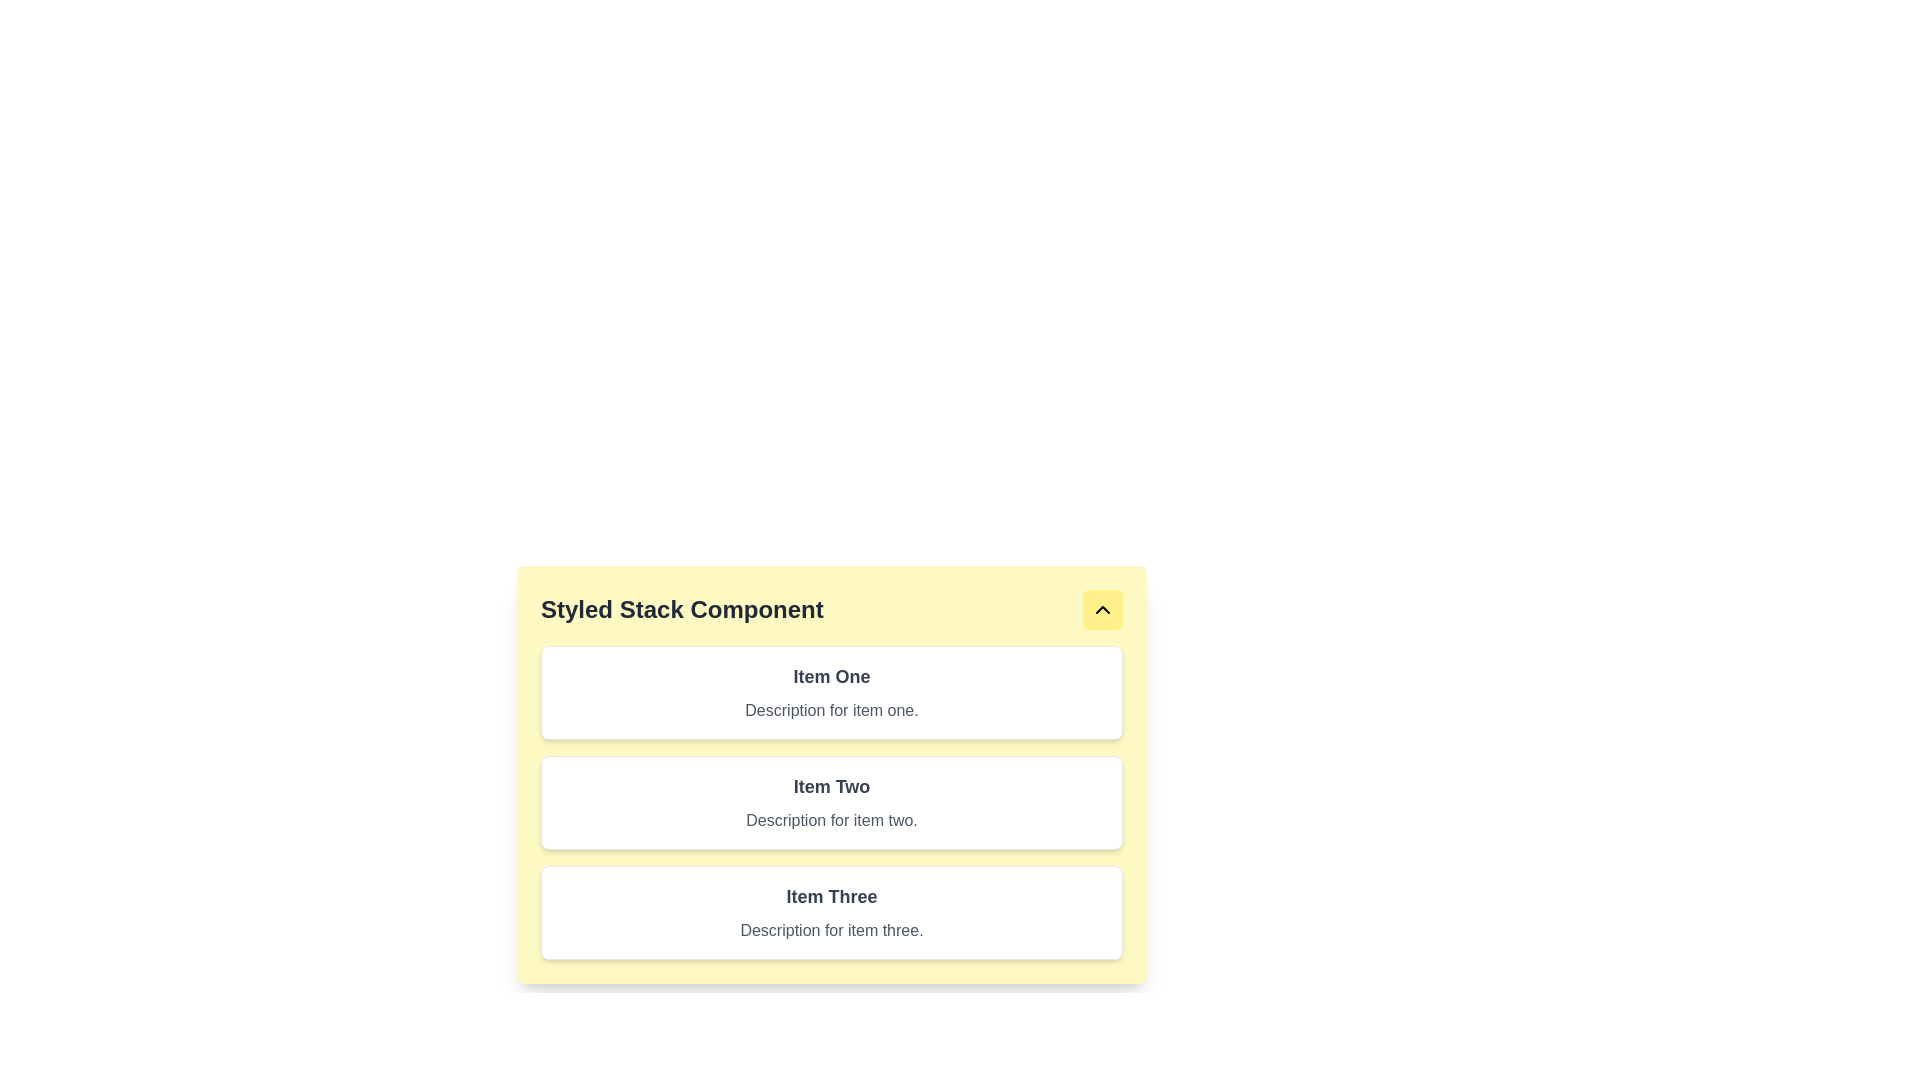  I want to click on the static text label that provides supplementary information below the 'Item One' heading in the card component, so click(831, 709).